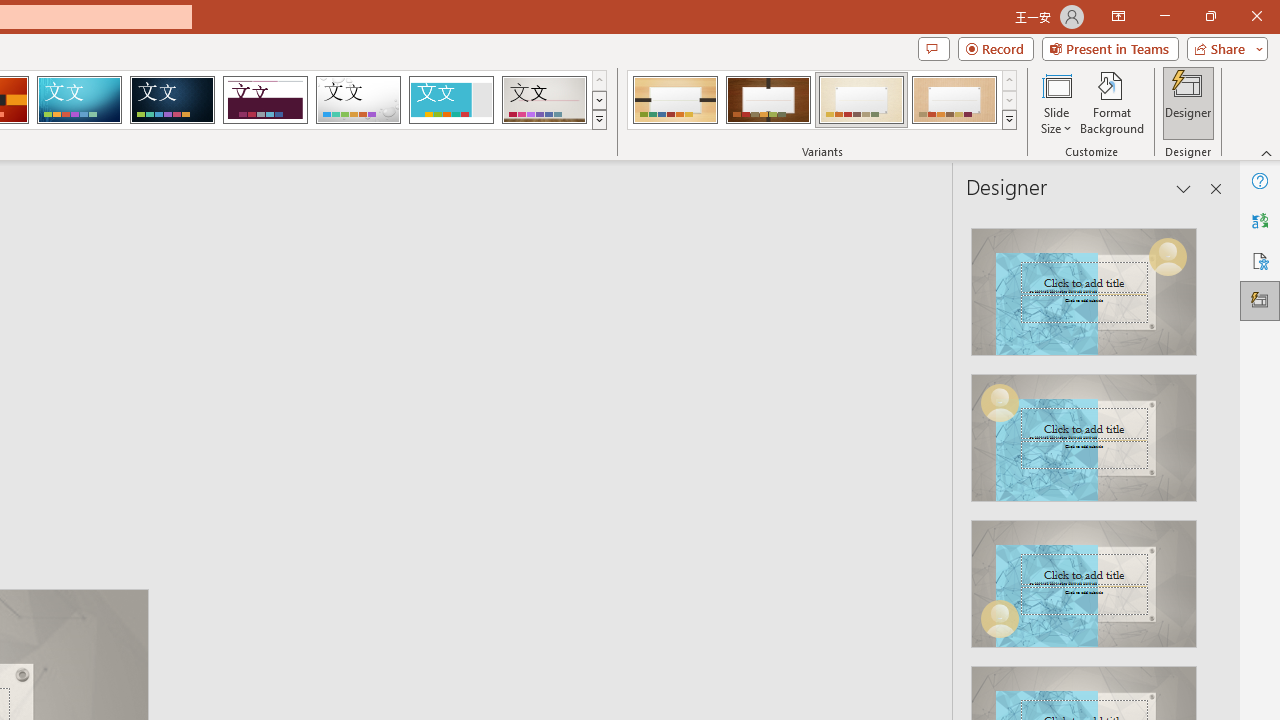 The image size is (1280, 720). I want to click on 'Themes', so click(598, 120).